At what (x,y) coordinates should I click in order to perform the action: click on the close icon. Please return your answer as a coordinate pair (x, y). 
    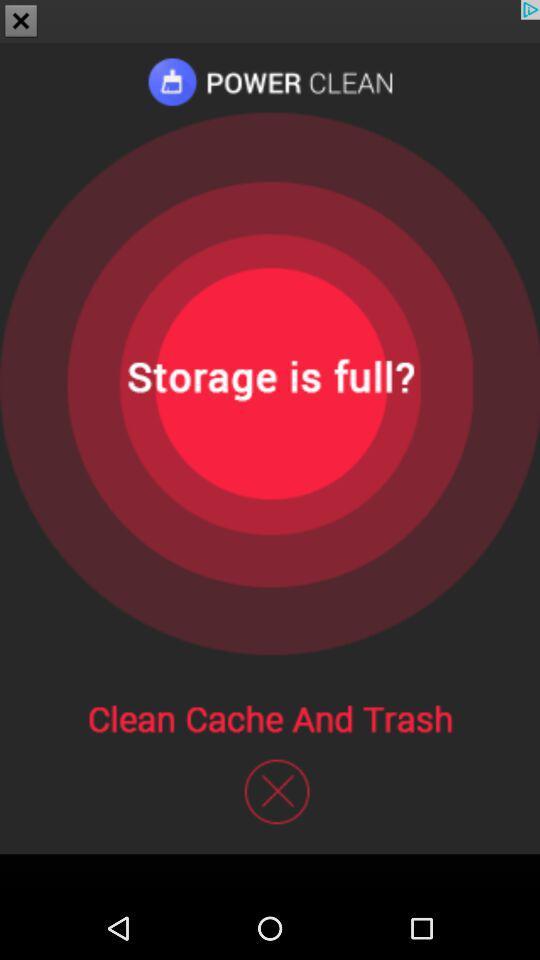
    Looking at the image, I should click on (20, 21).